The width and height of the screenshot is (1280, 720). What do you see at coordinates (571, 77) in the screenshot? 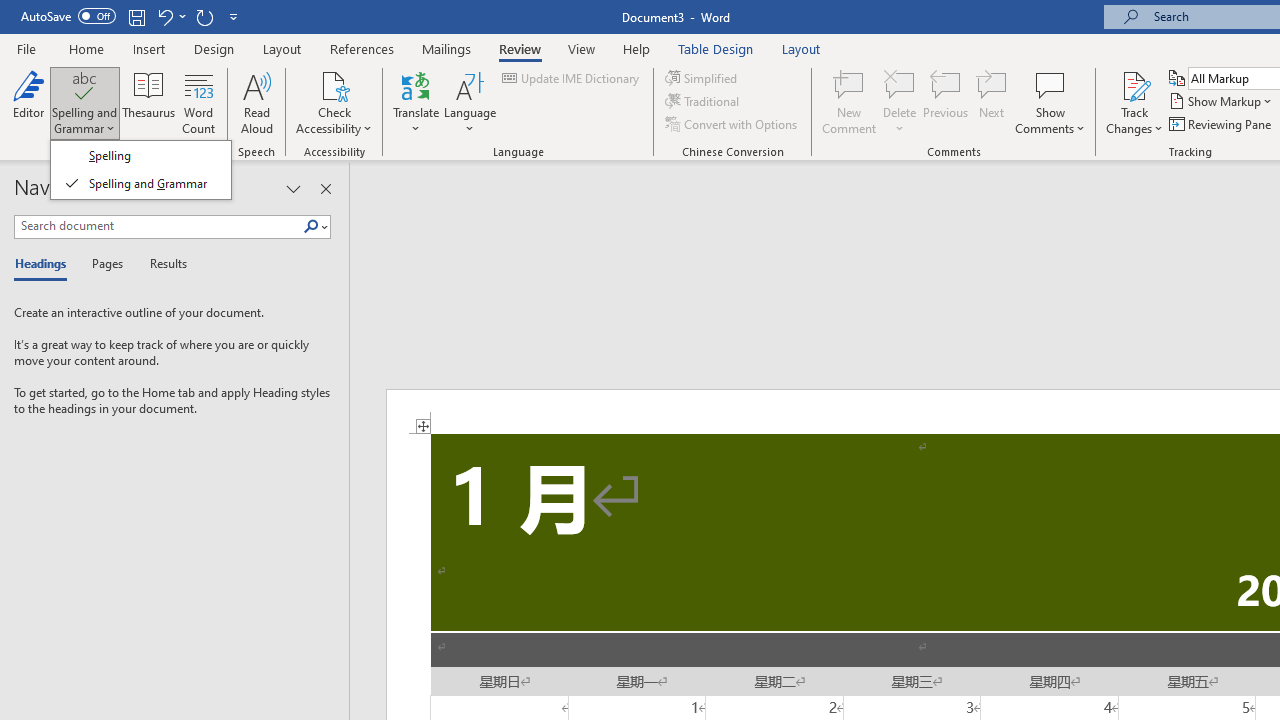
I see `'Update IME Dictionary...'` at bounding box center [571, 77].